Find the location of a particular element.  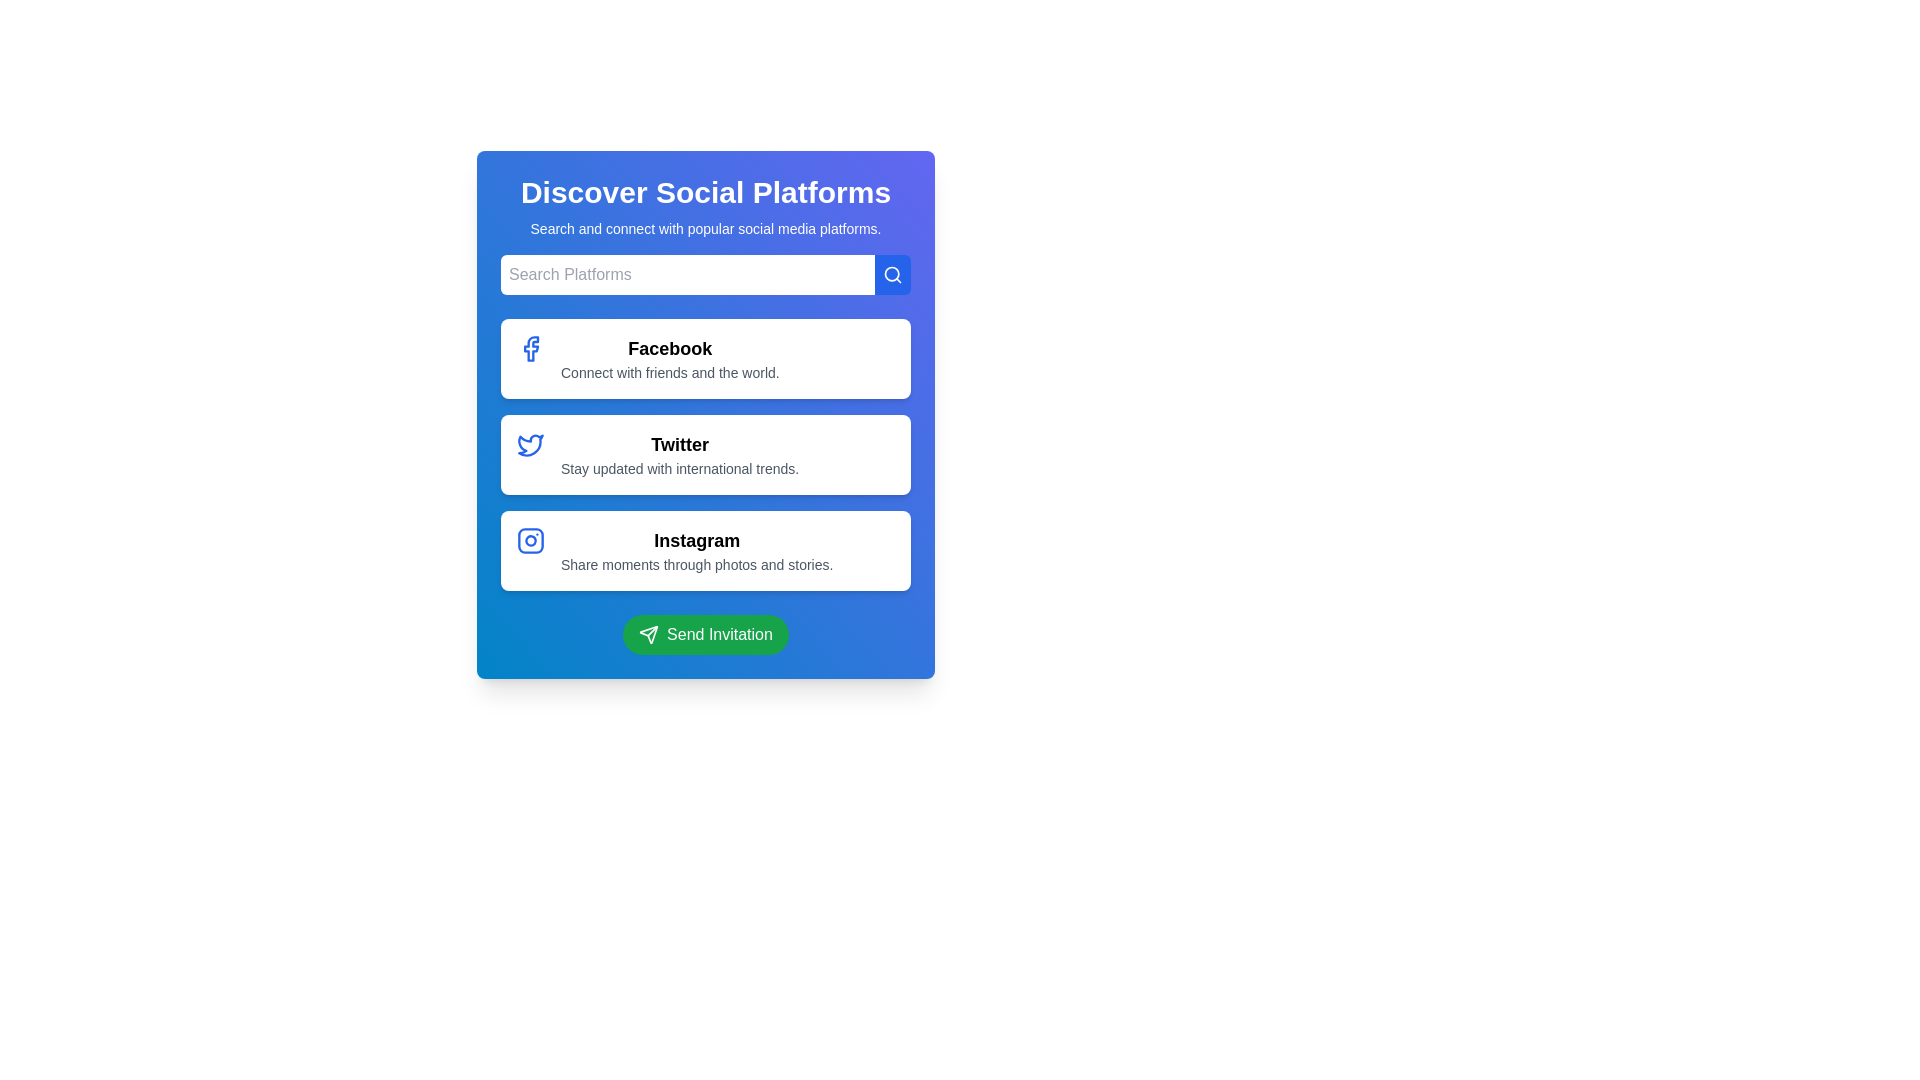

the Twitter icon located on the left side of the 'Twitter' section, next to the text 'Stay updated with international trends.' is located at coordinates (531, 443).